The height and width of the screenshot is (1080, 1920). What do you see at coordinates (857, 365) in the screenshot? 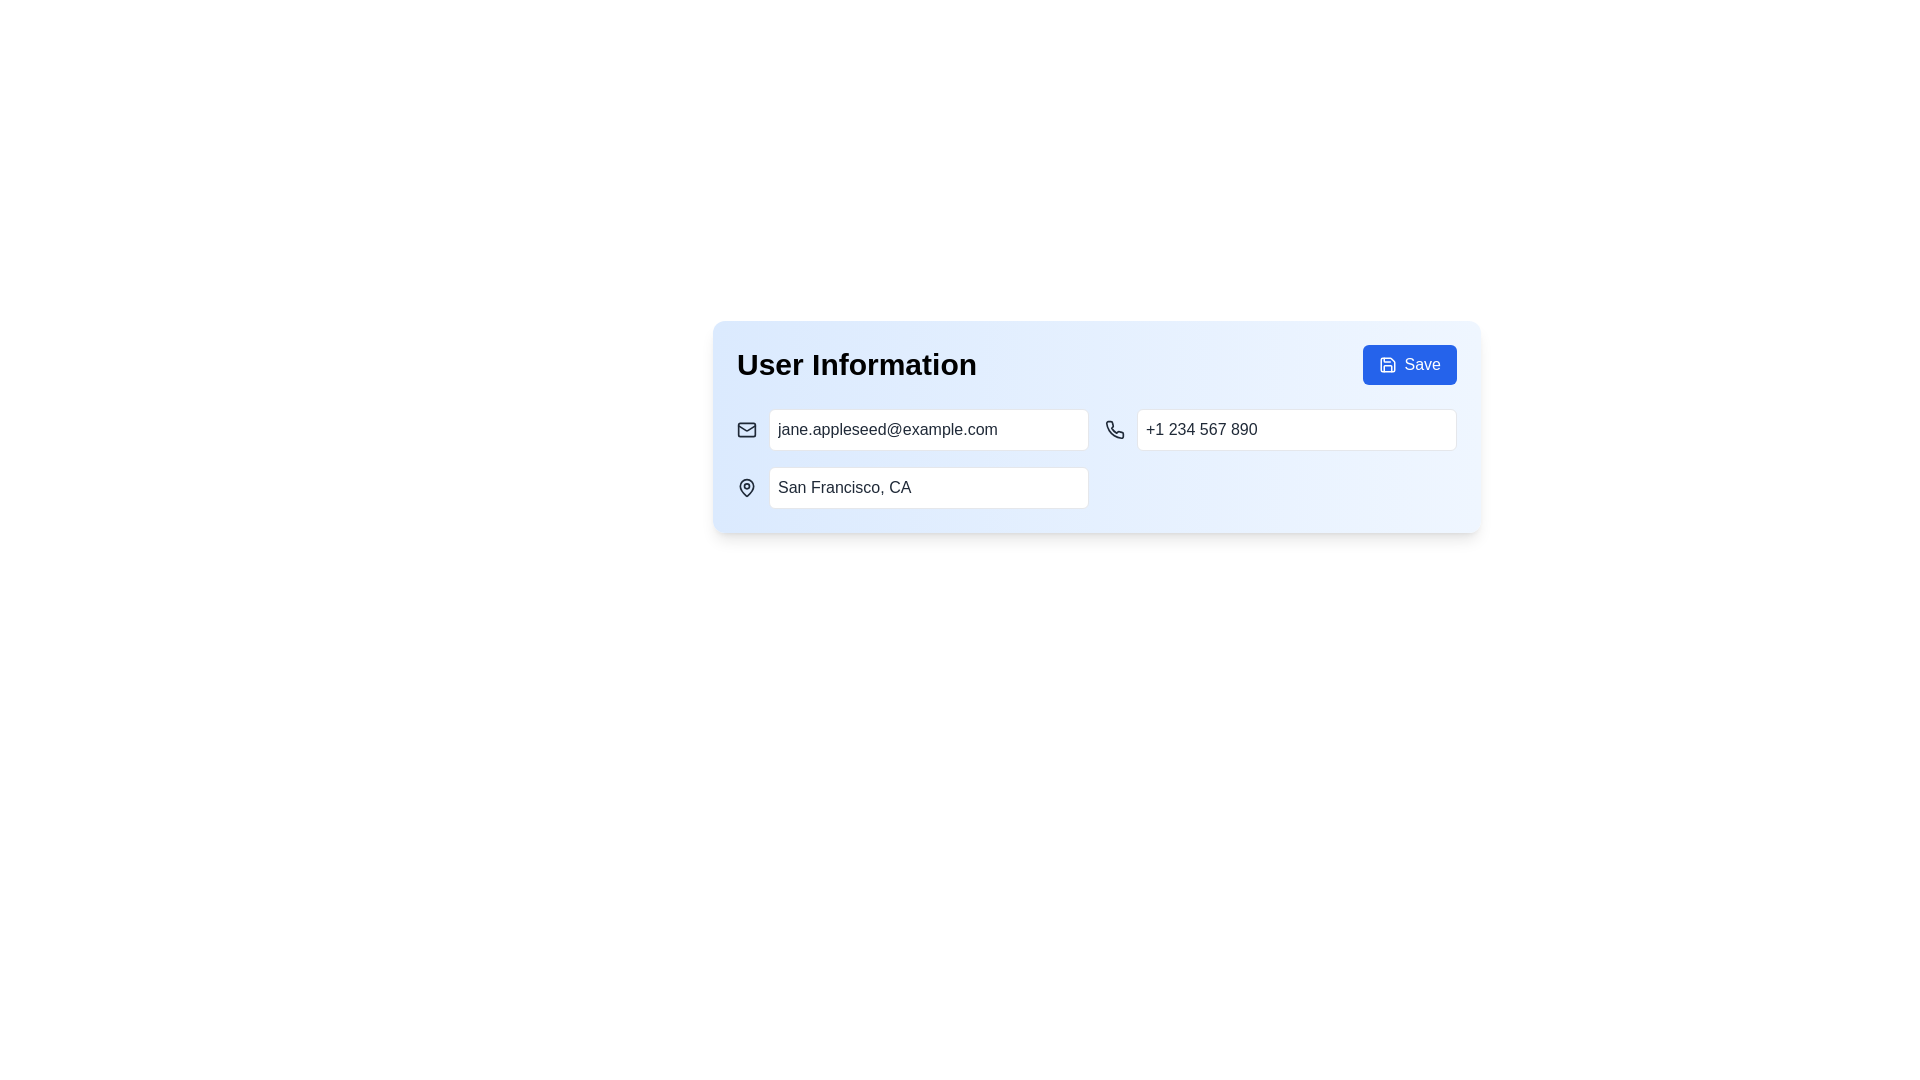
I see `the 'User Information' text label, which is prominently displayed at the top-left of the form, to engage with the surrounding context` at bounding box center [857, 365].